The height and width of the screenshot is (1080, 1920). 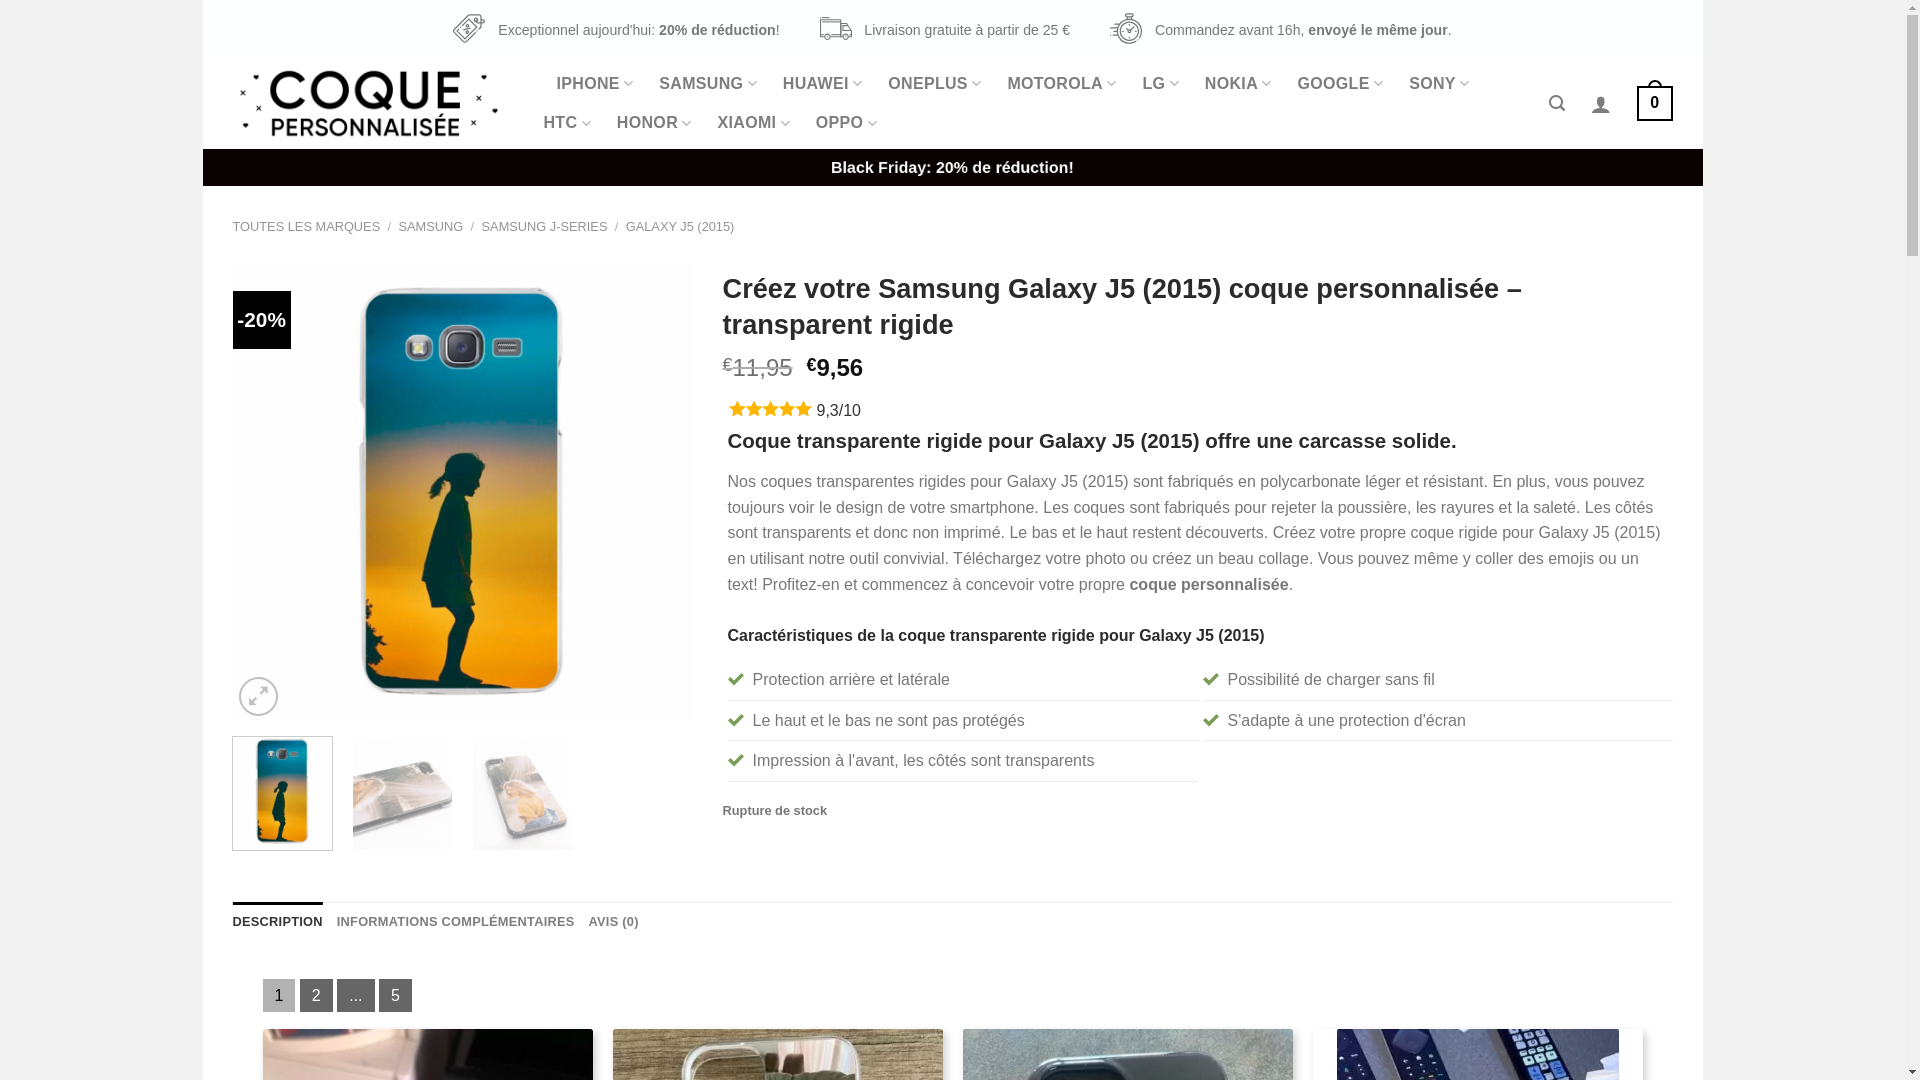 I want to click on 'ONEPLUS', so click(x=933, y=82).